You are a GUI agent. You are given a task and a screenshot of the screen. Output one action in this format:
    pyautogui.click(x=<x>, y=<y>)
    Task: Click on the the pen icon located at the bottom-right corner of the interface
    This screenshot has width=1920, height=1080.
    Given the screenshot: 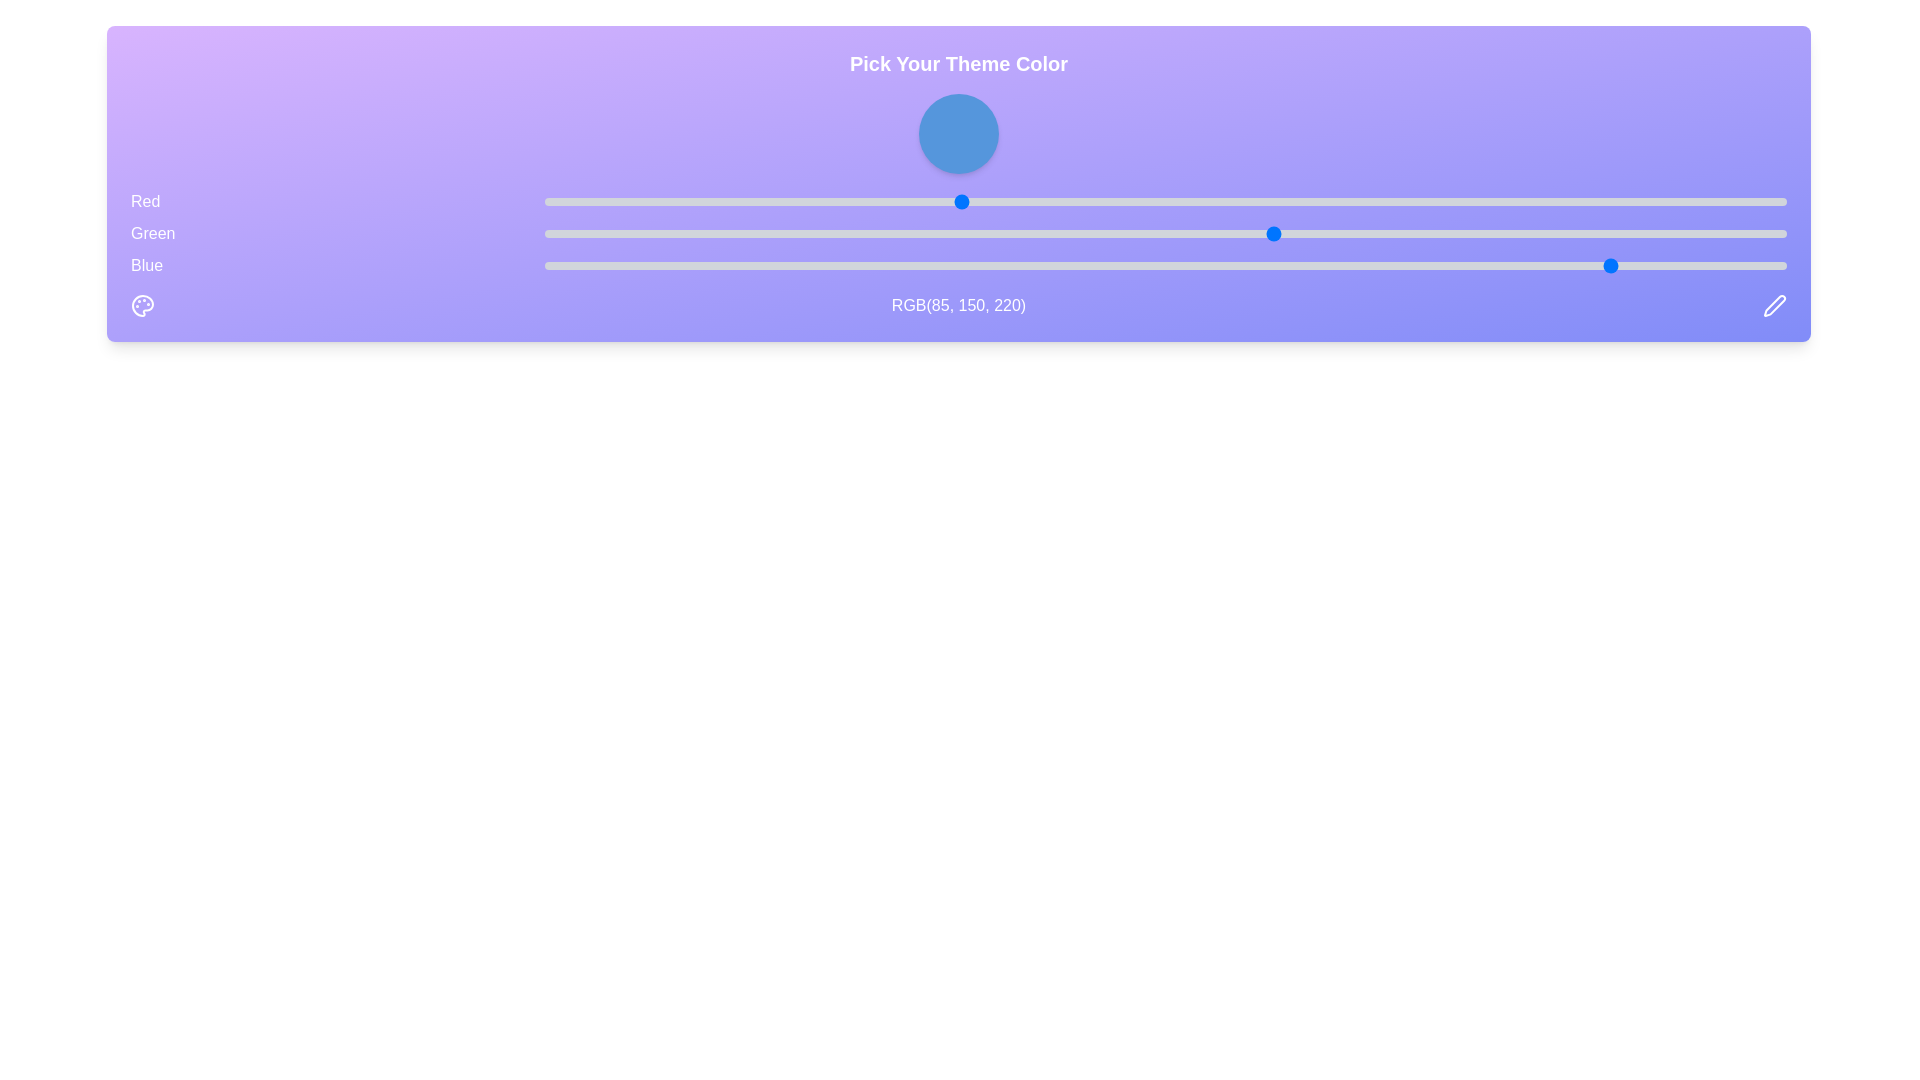 What is the action you would take?
    pyautogui.click(x=1775, y=304)
    